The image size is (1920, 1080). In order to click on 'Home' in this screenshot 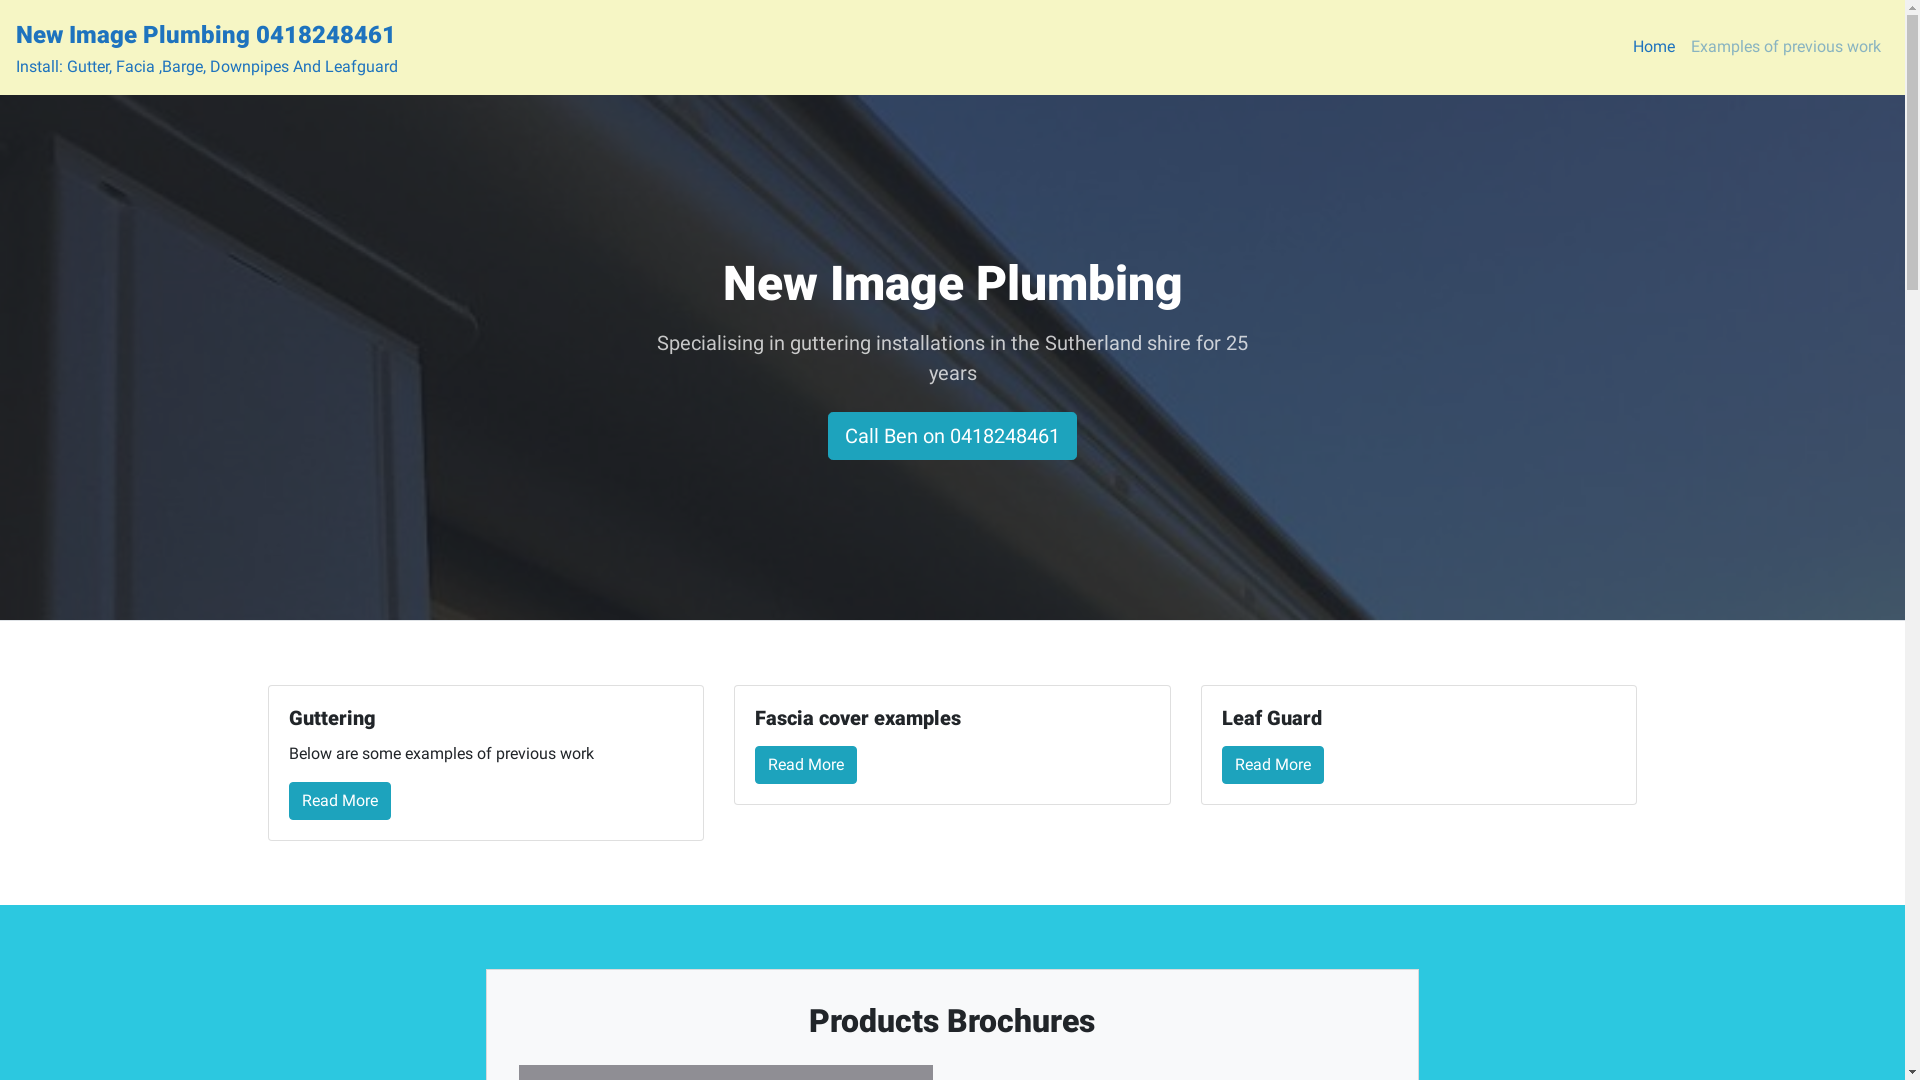, I will do `click(1625, 45)`.